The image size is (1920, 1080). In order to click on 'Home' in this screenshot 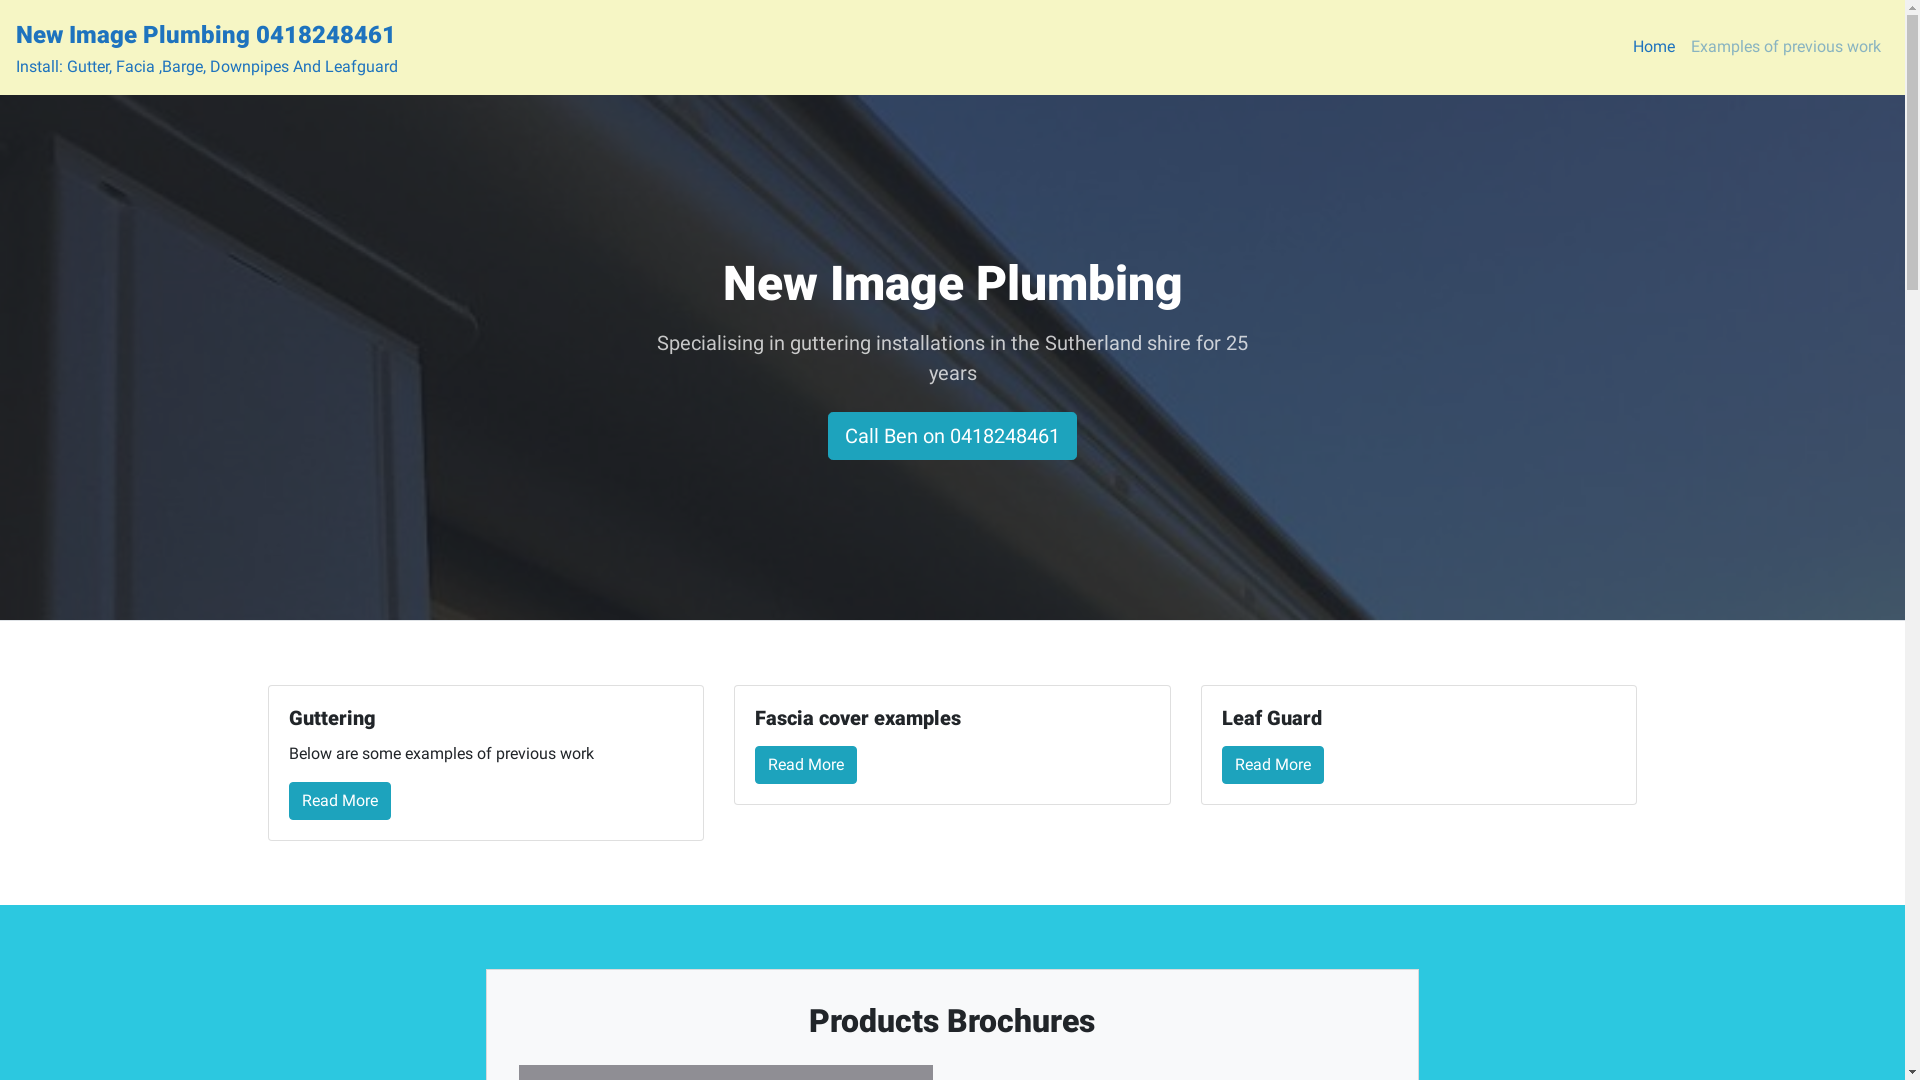, I will do `click(1625, 45)`.